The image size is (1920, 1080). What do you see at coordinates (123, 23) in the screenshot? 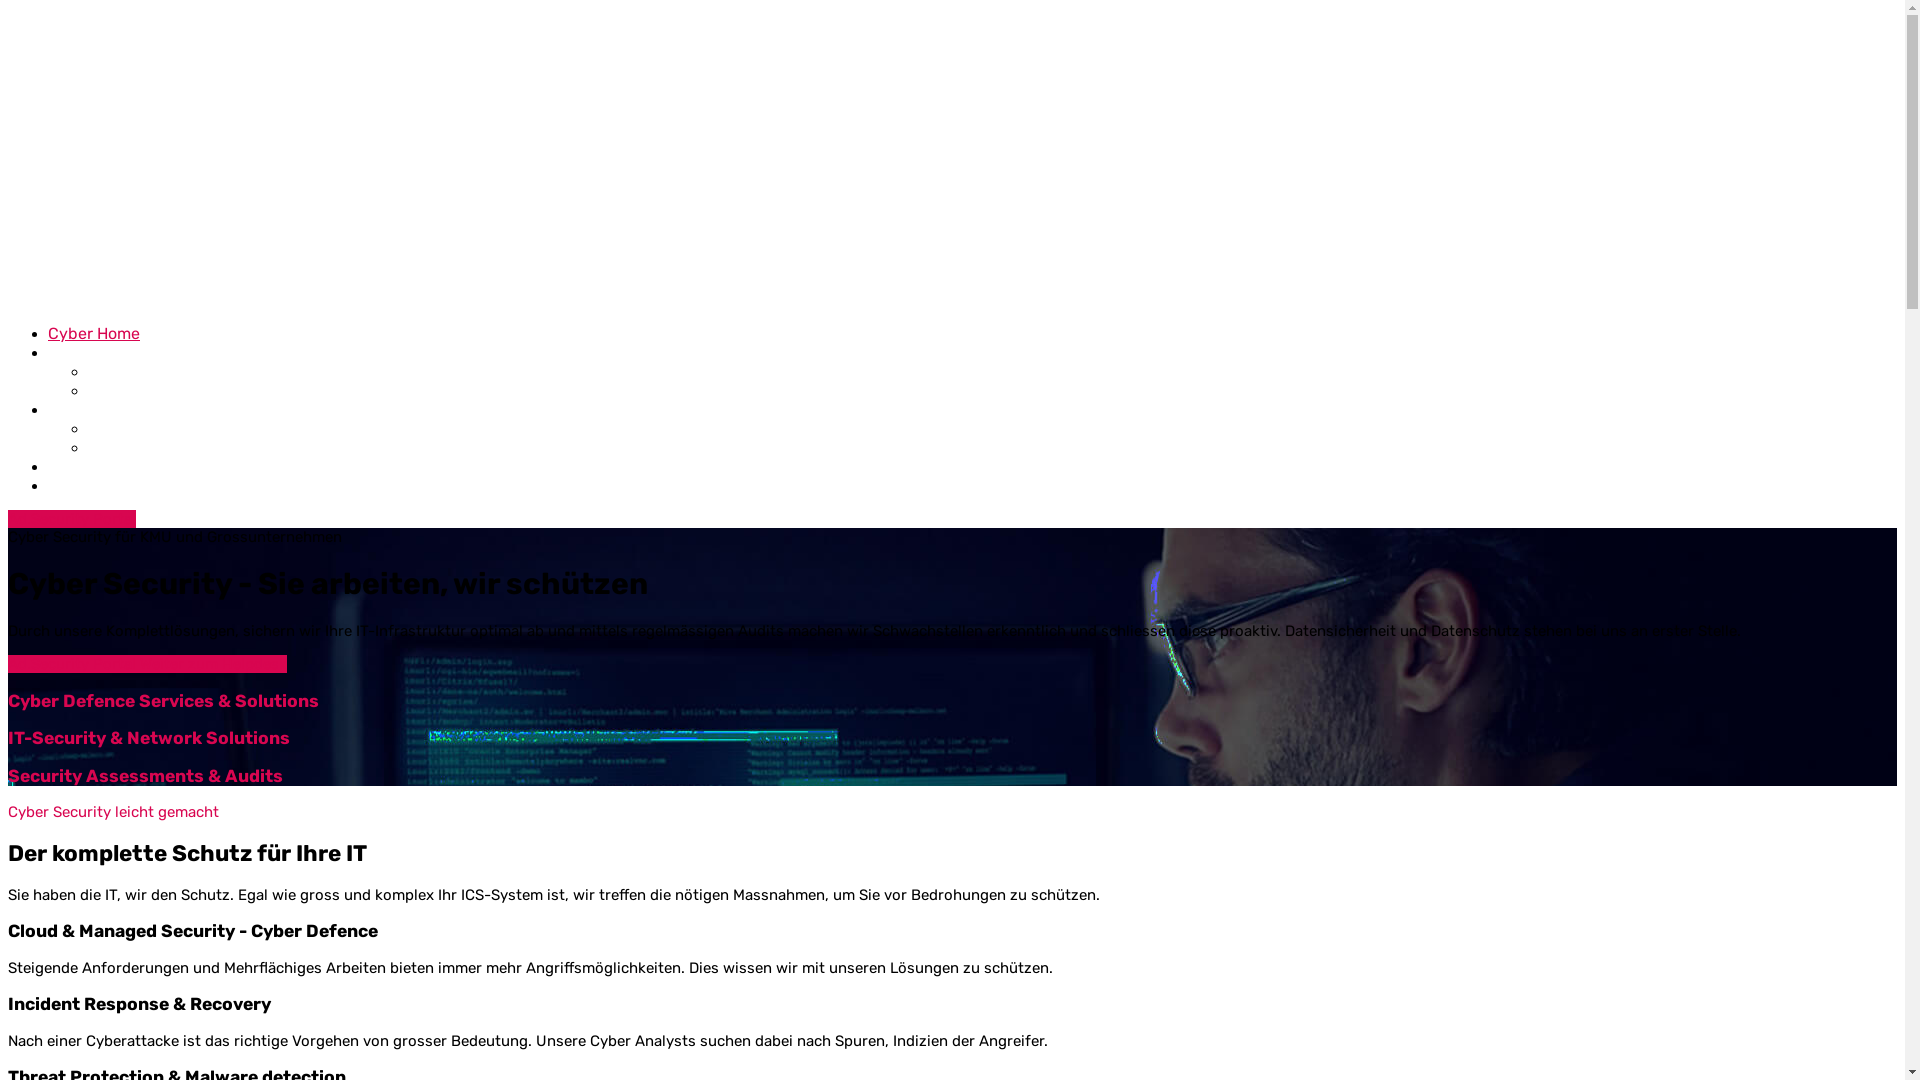
I see `'office@advision.swiss'` at bounding box center [123, 23].